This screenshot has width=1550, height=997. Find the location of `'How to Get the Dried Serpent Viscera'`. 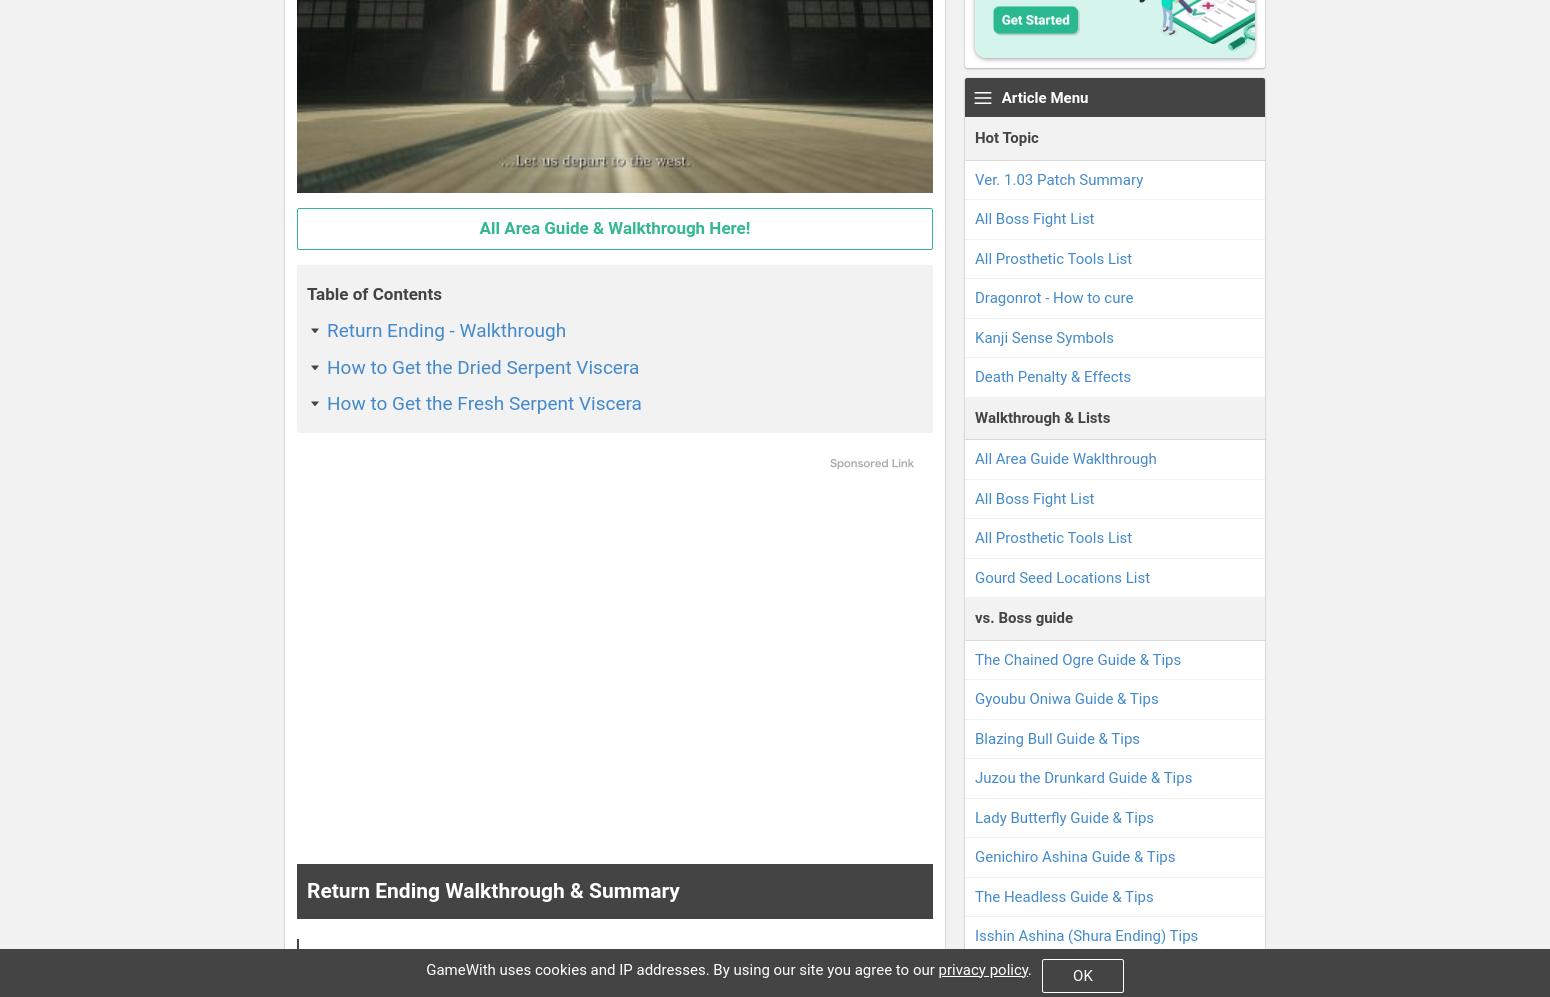

'How to Get the Dried Serpent Viscera' is located at coordinates (481, 366).